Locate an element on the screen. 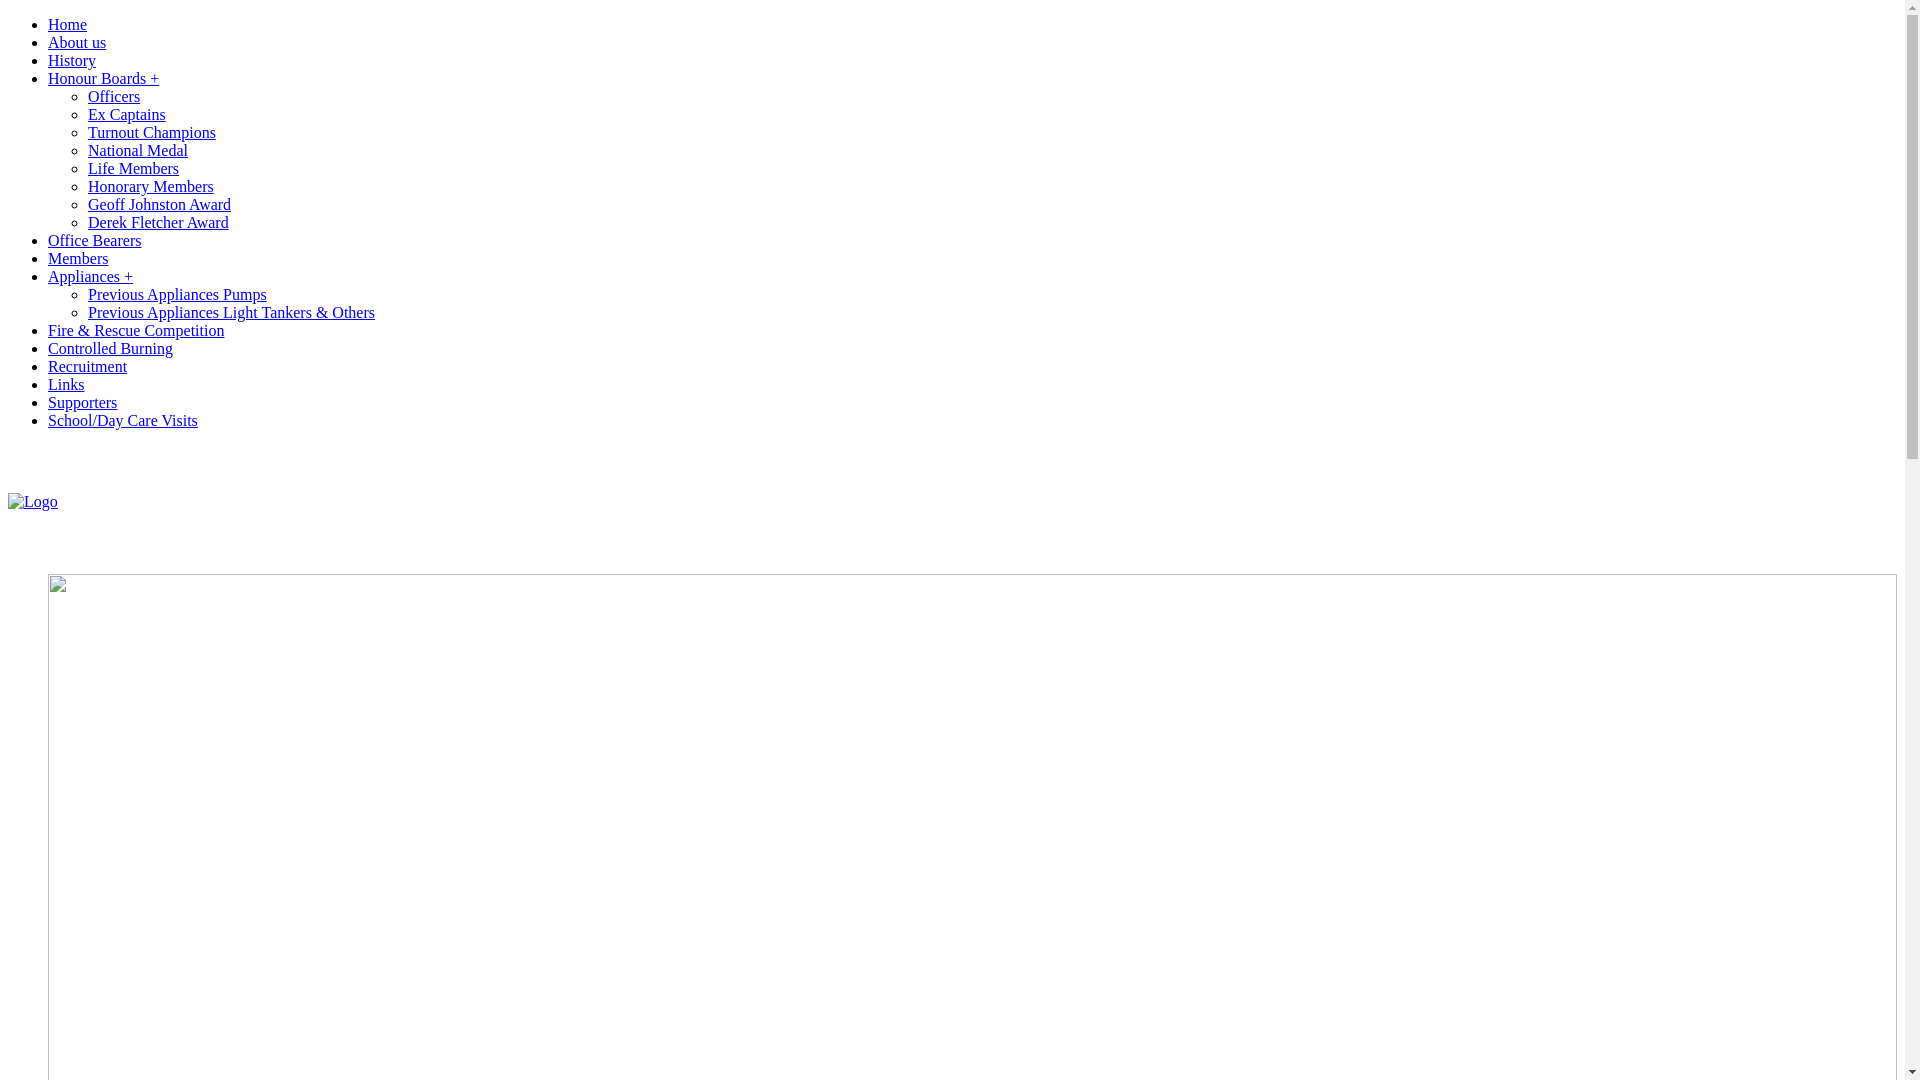 The image size is (1920, 1080). 'Links' is located at coordinates (48, 384).